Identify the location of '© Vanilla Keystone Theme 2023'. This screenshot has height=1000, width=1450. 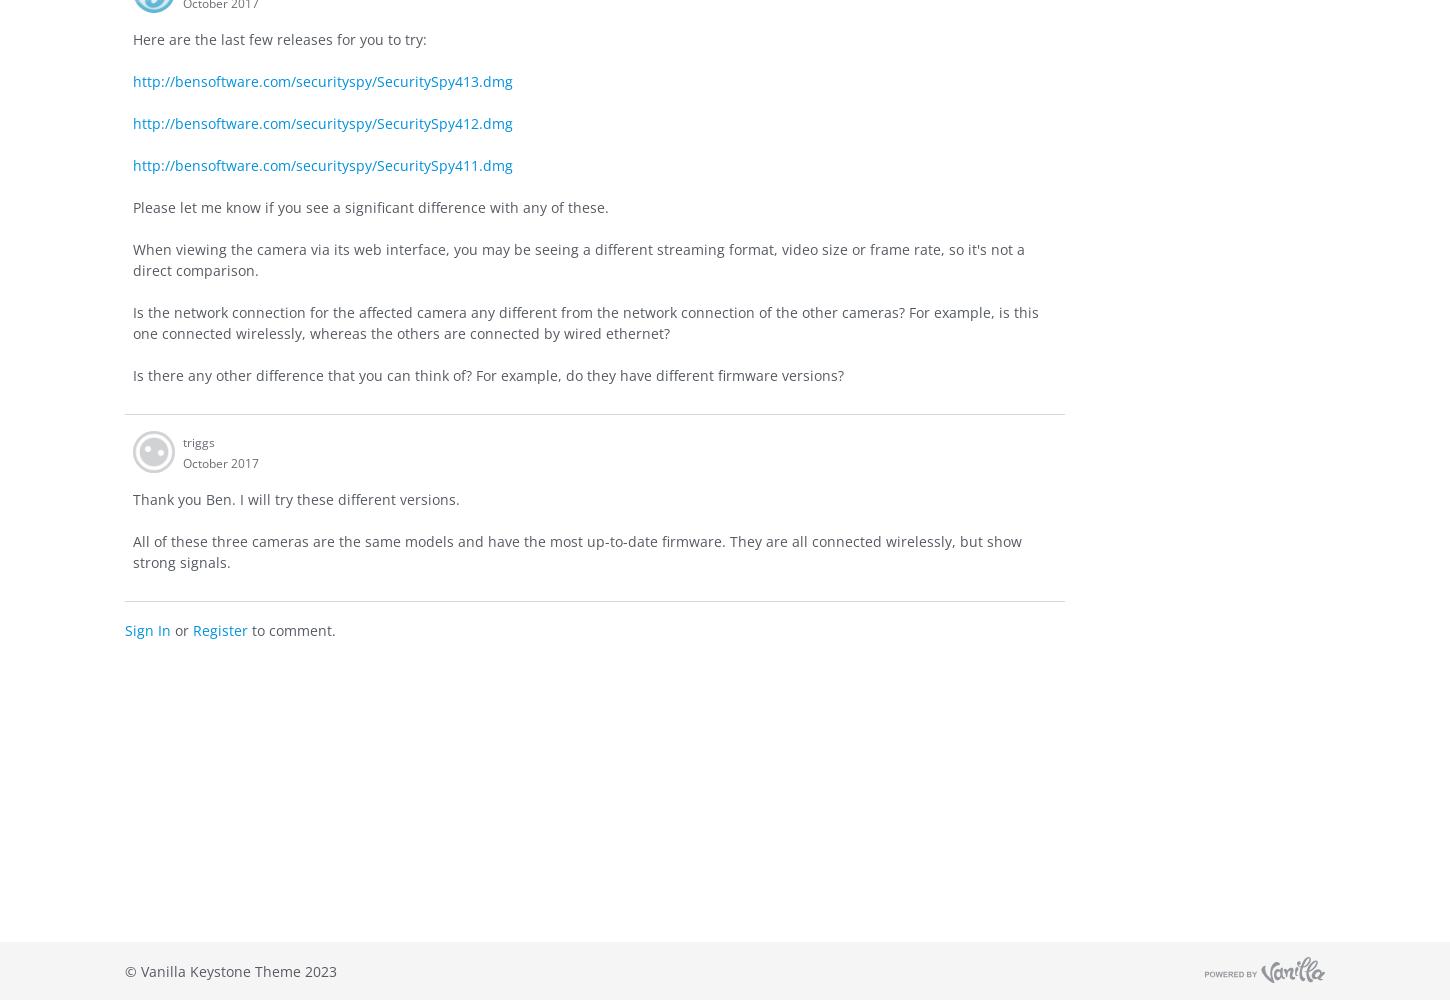
(229, 969).